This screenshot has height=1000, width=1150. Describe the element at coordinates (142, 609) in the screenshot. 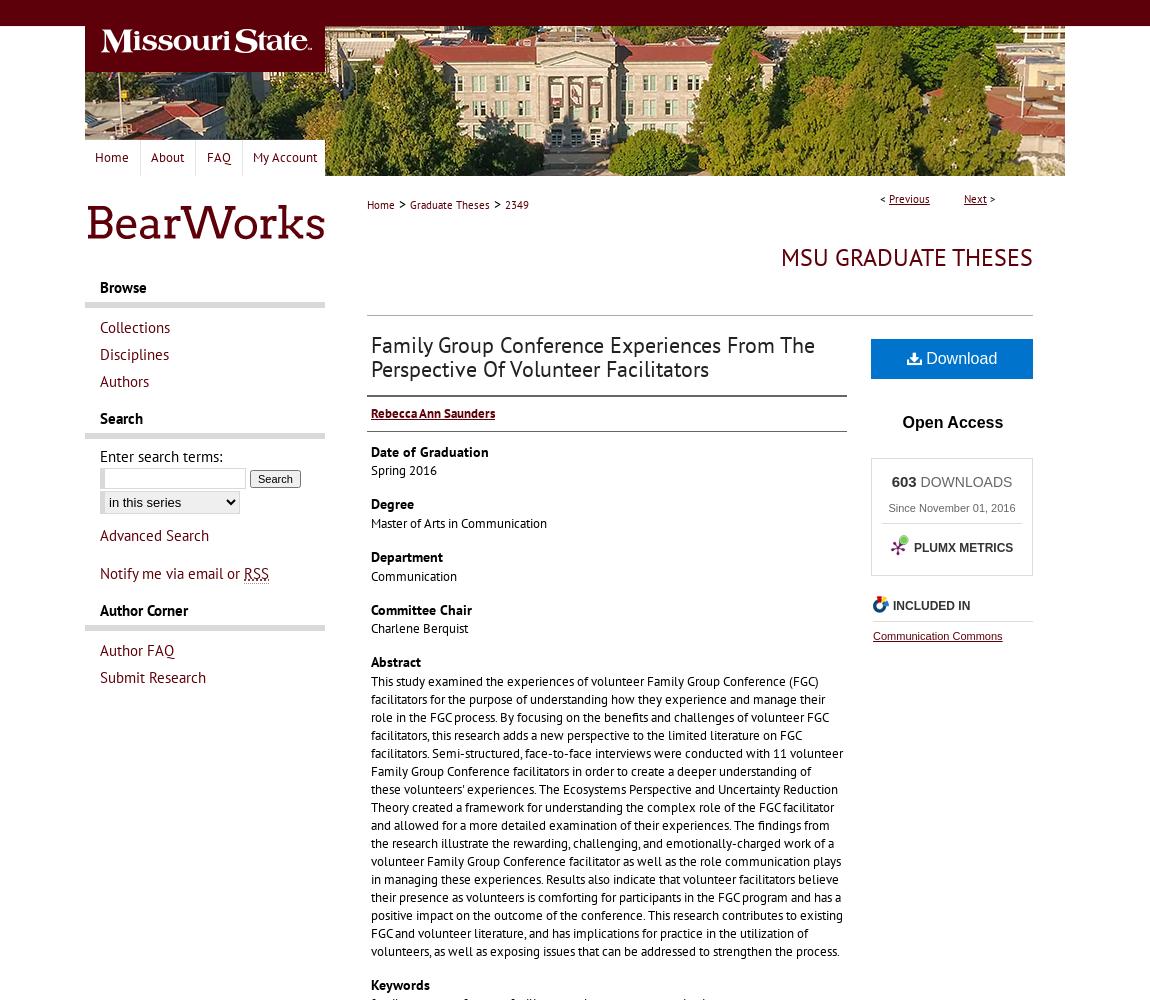

I see `'Author Corner'` at that location.